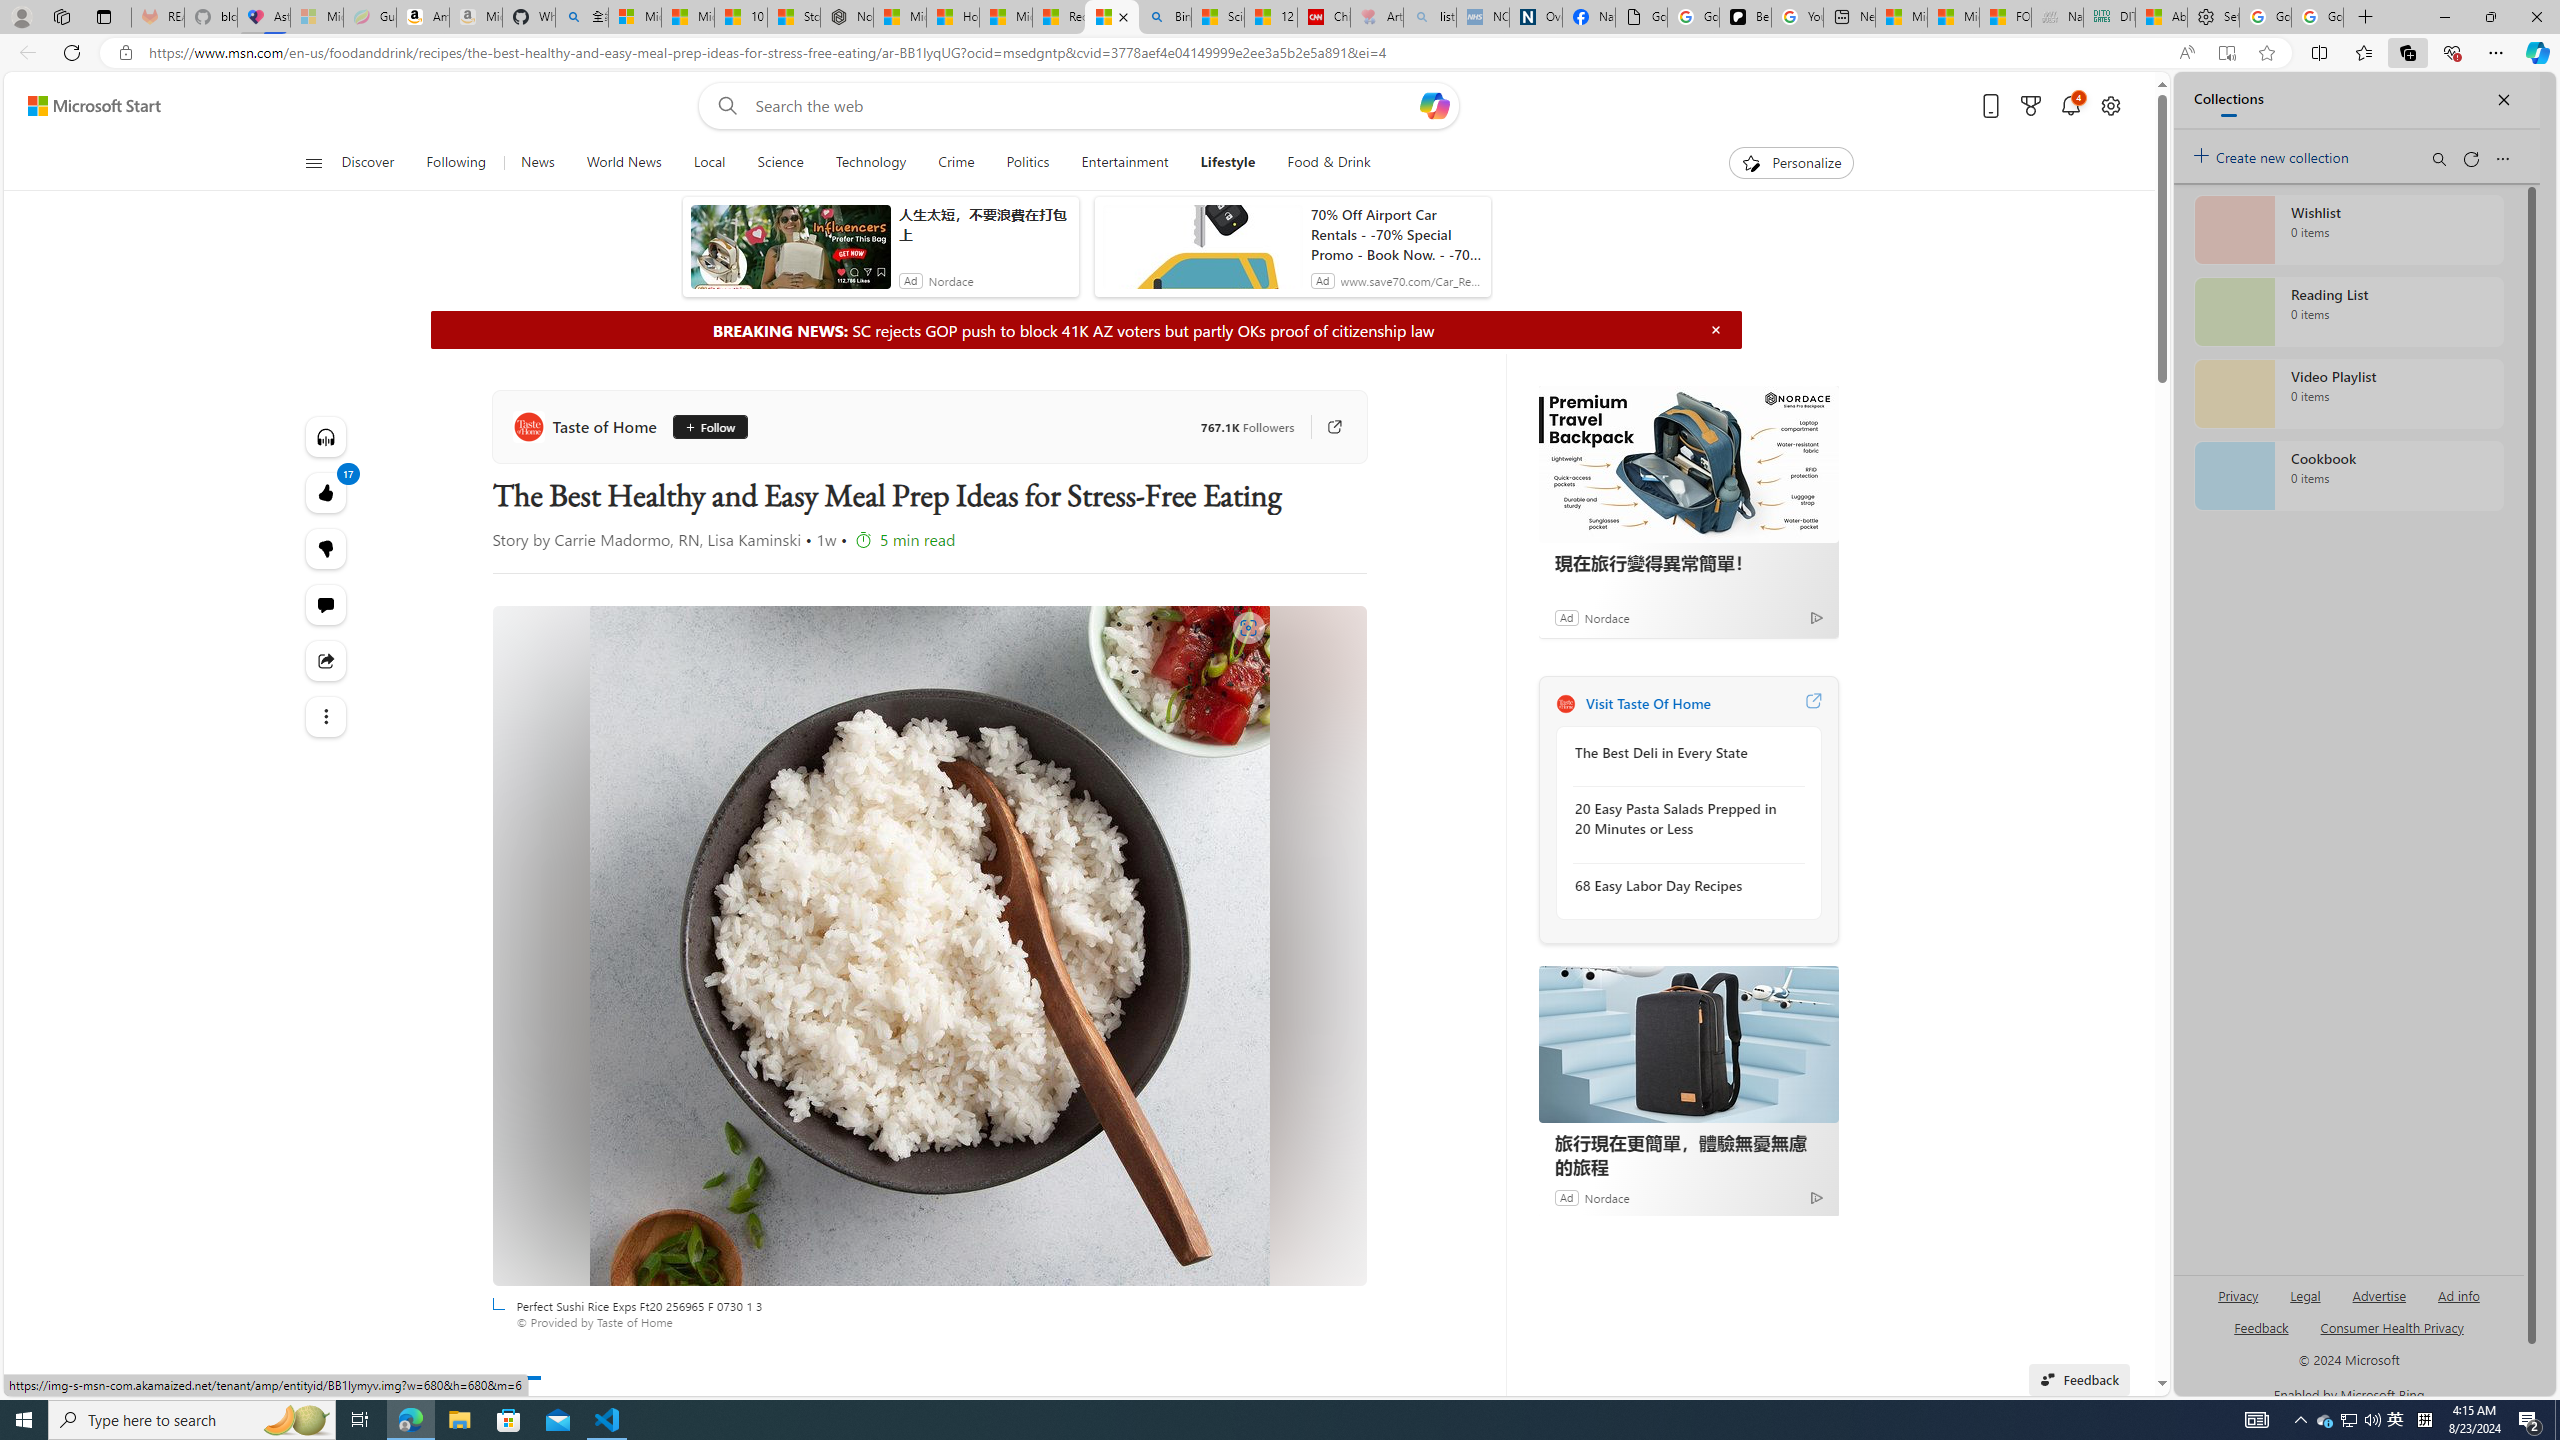 This screenshot has height=1440, width=2560. What do you see at coordinates (2109, 16) in the screenshot?
I see `'DITOGAMES AG Imprint'` at bounding box center [2109, 16].